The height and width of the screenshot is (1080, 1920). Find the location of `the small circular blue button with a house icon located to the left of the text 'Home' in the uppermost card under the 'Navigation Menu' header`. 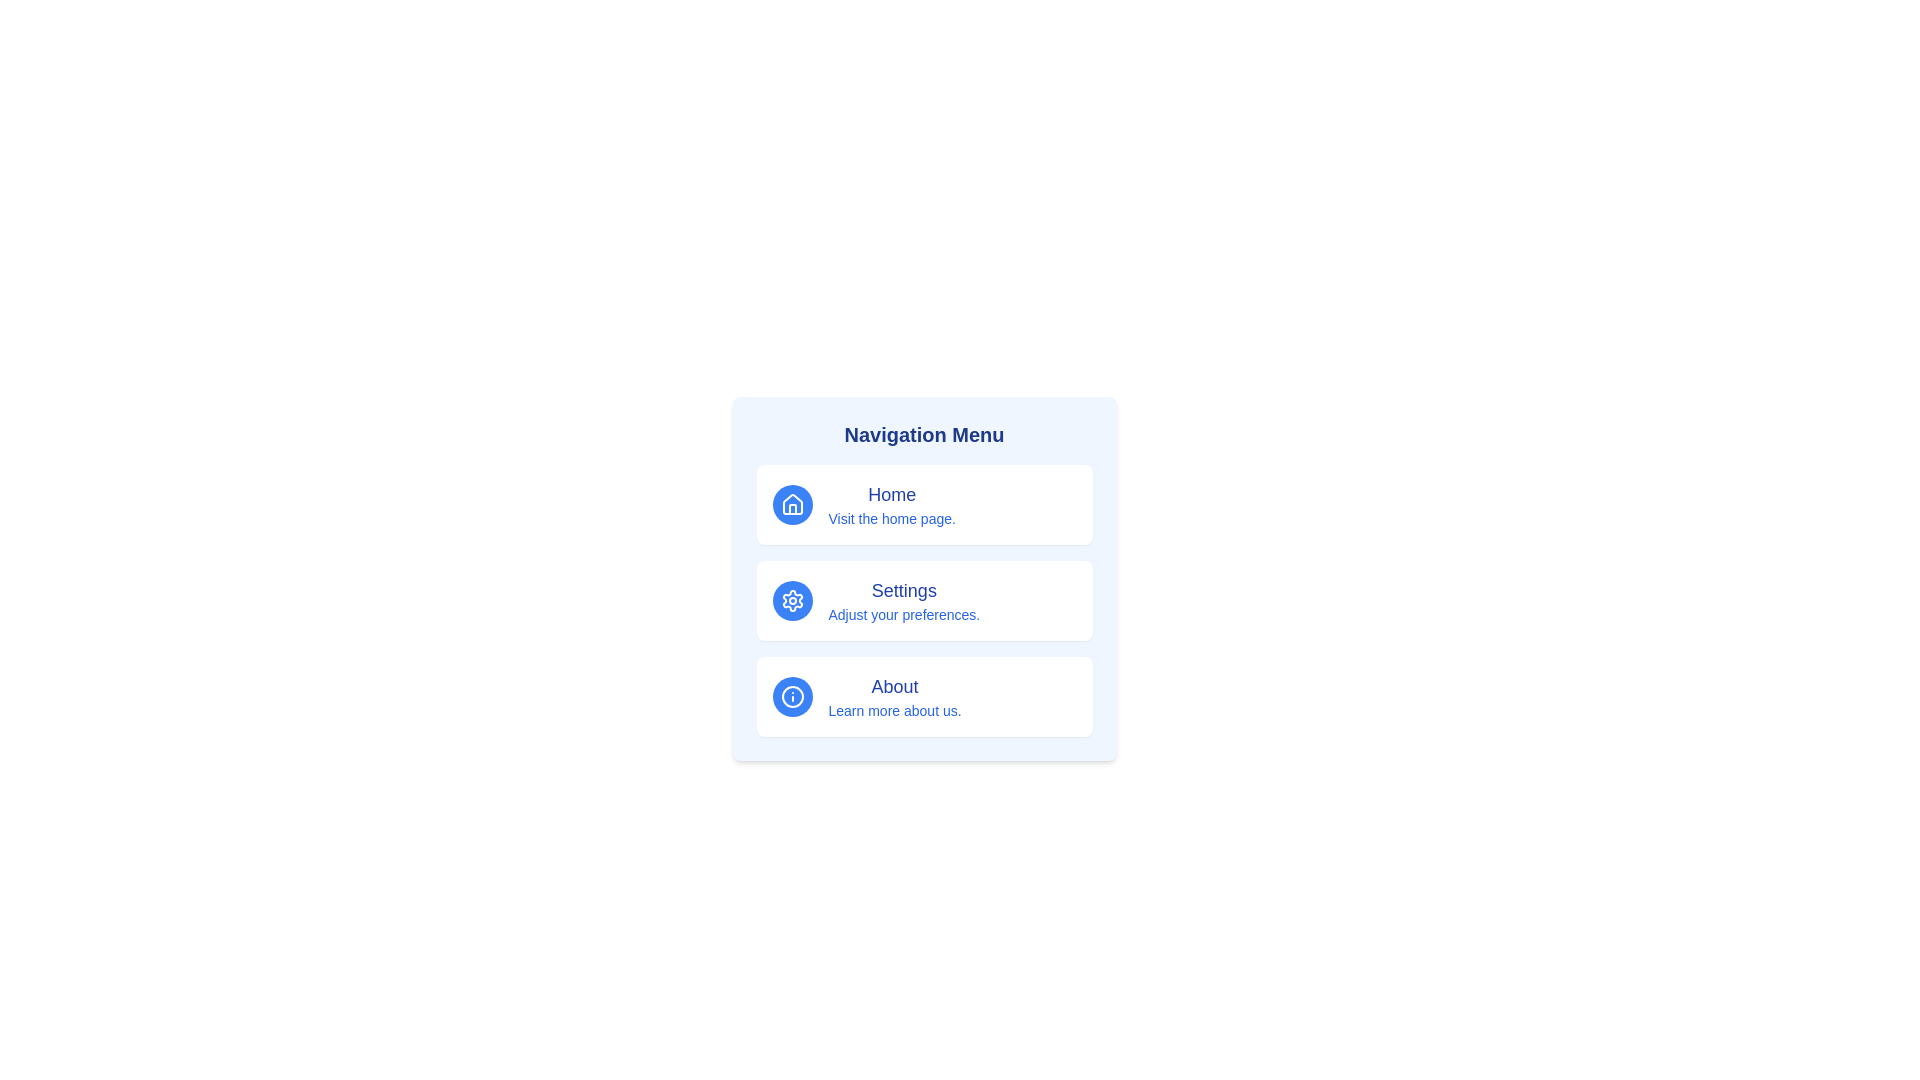

the small circular blue button with a house icon located to the left of the text 'Home' in the uppermost card under the 'Navigation Menu' header is located at coordinates (791, 504).